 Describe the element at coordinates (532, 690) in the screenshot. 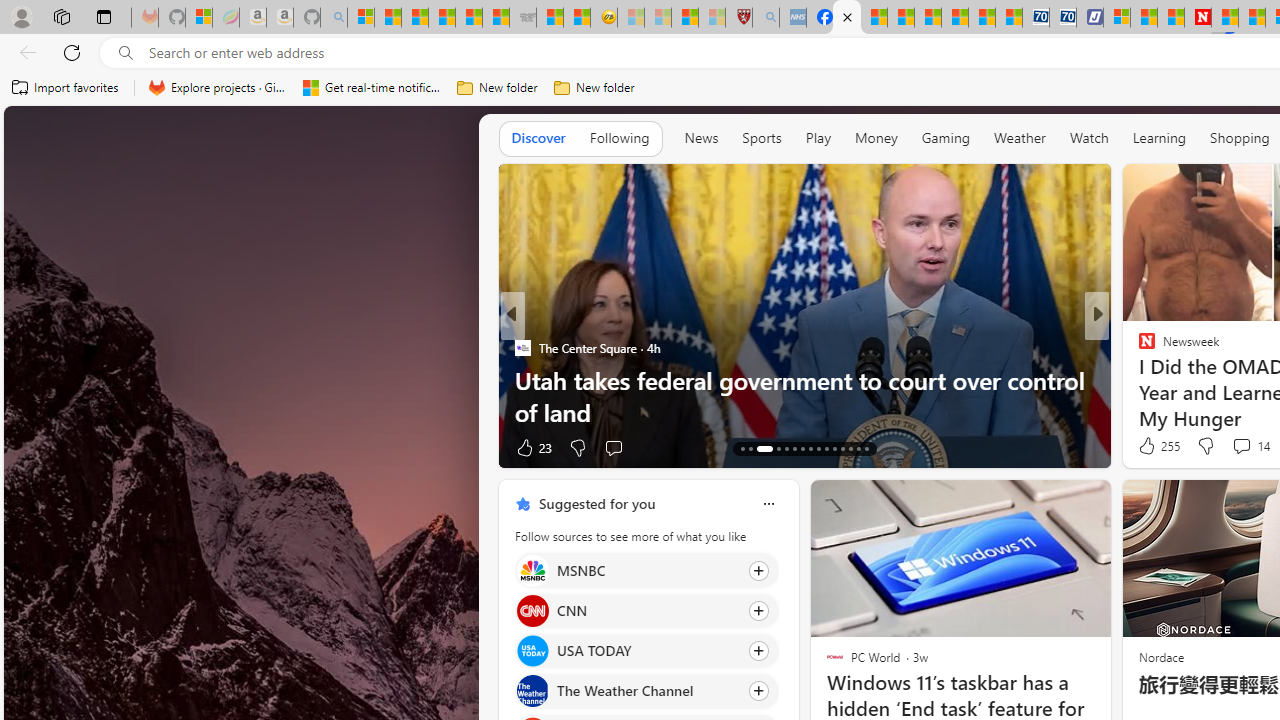

I see `'The Weather Channel'` at that location.